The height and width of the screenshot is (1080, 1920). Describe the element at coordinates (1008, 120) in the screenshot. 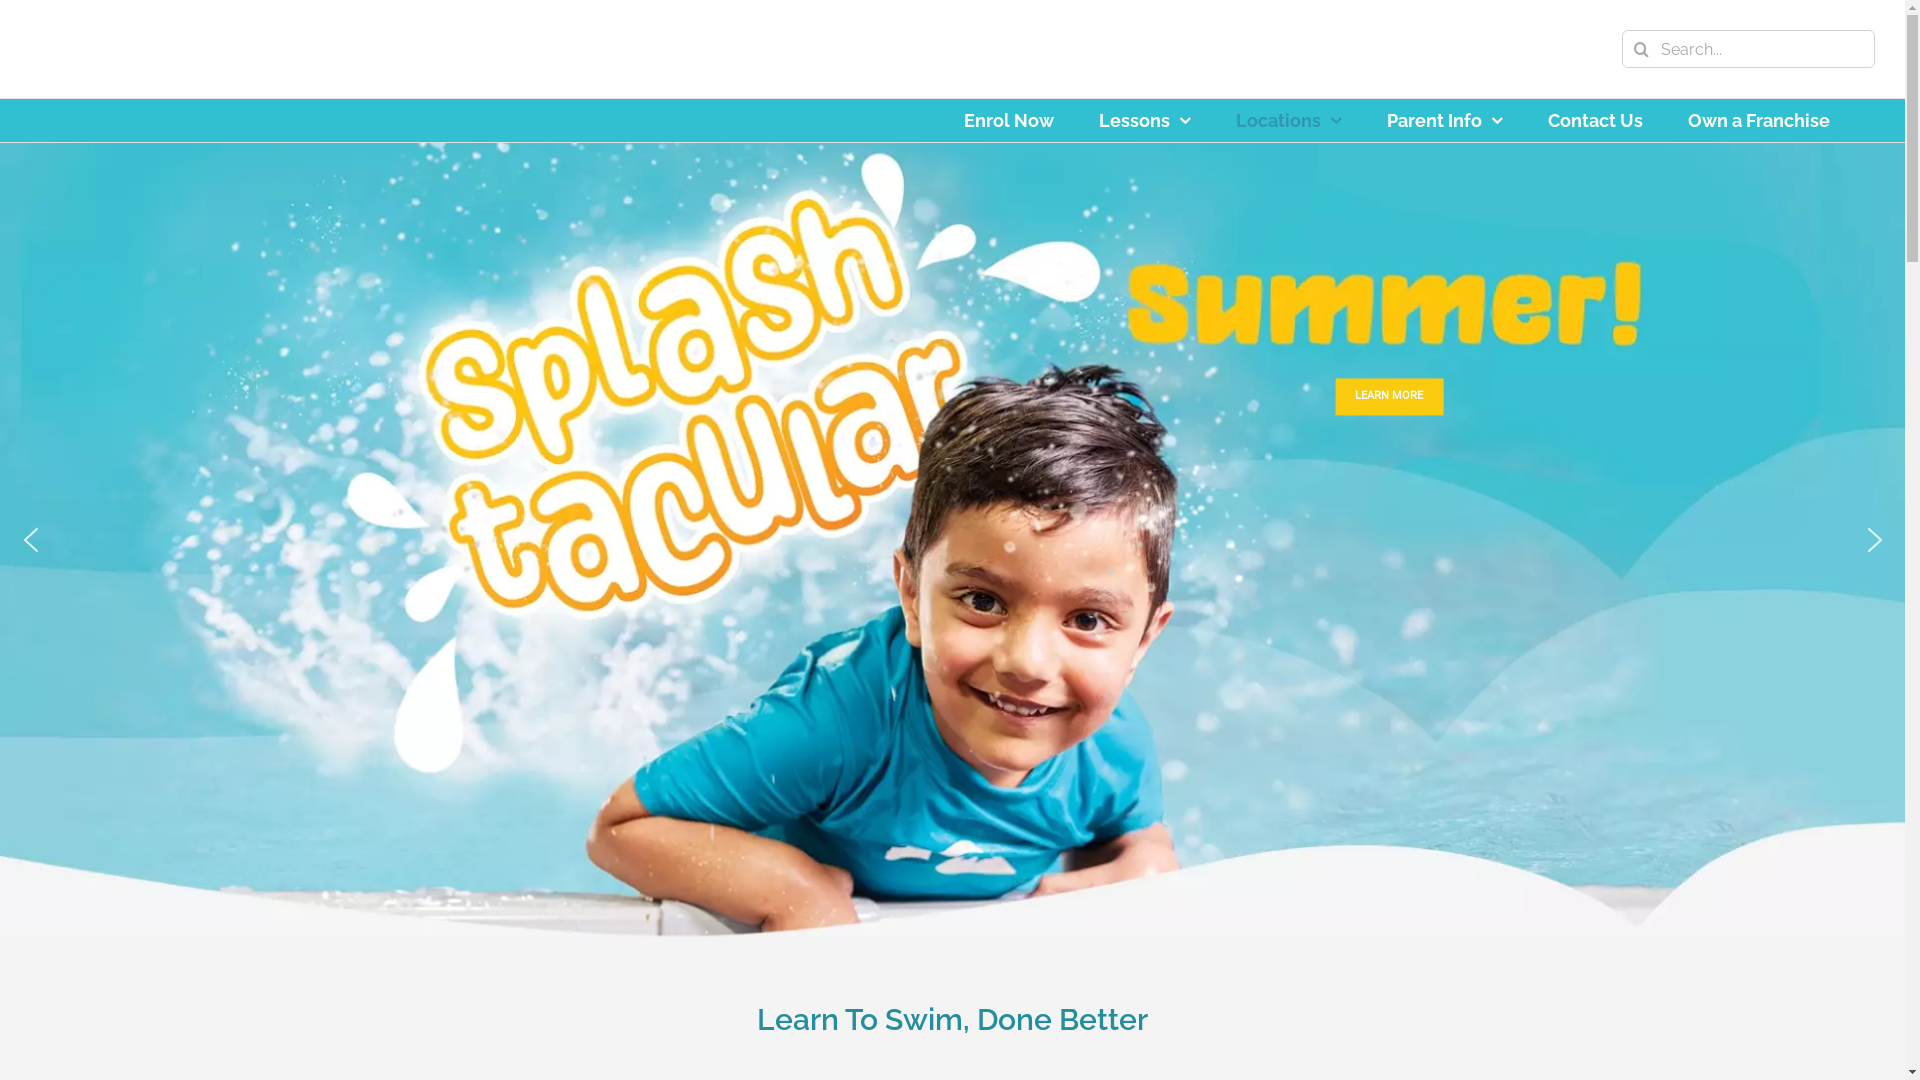

I see `'Enrol Now'` at that location.